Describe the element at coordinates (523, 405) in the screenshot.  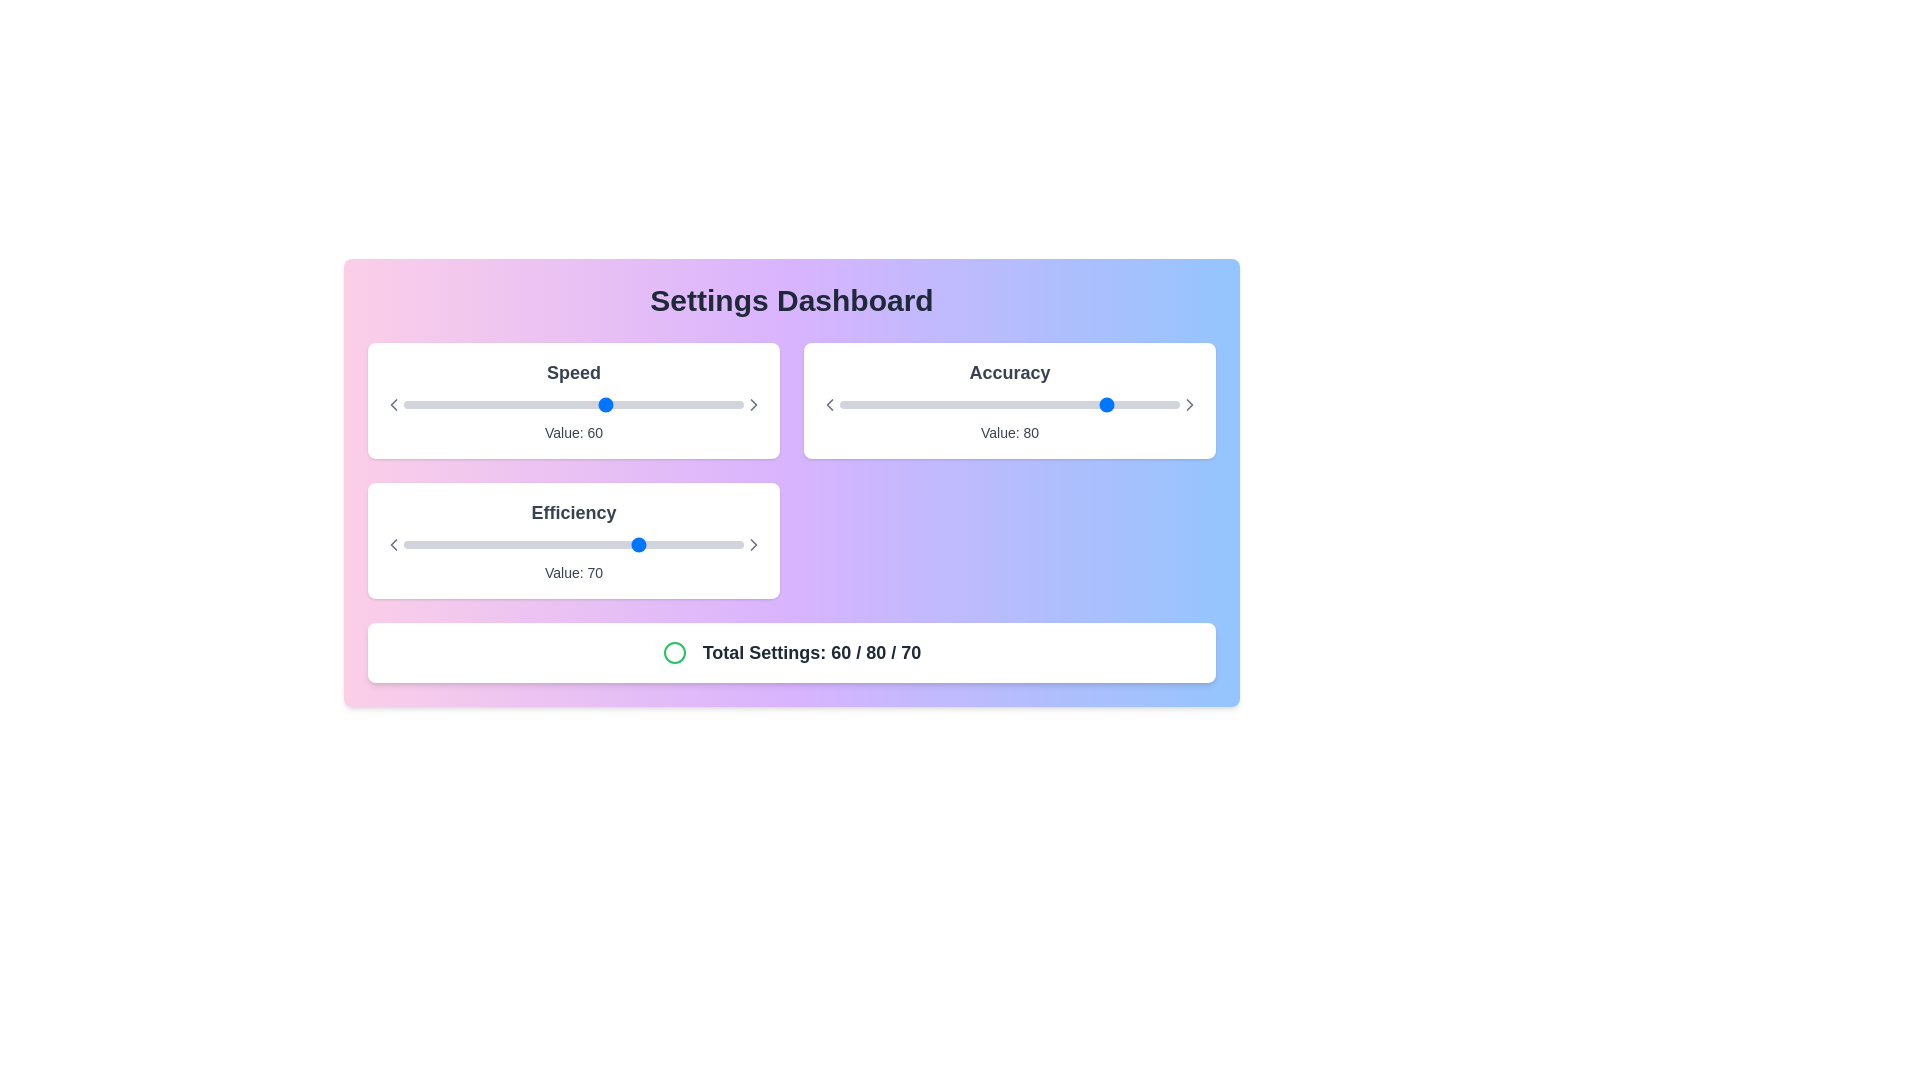
I see `the speed setting` at that location.